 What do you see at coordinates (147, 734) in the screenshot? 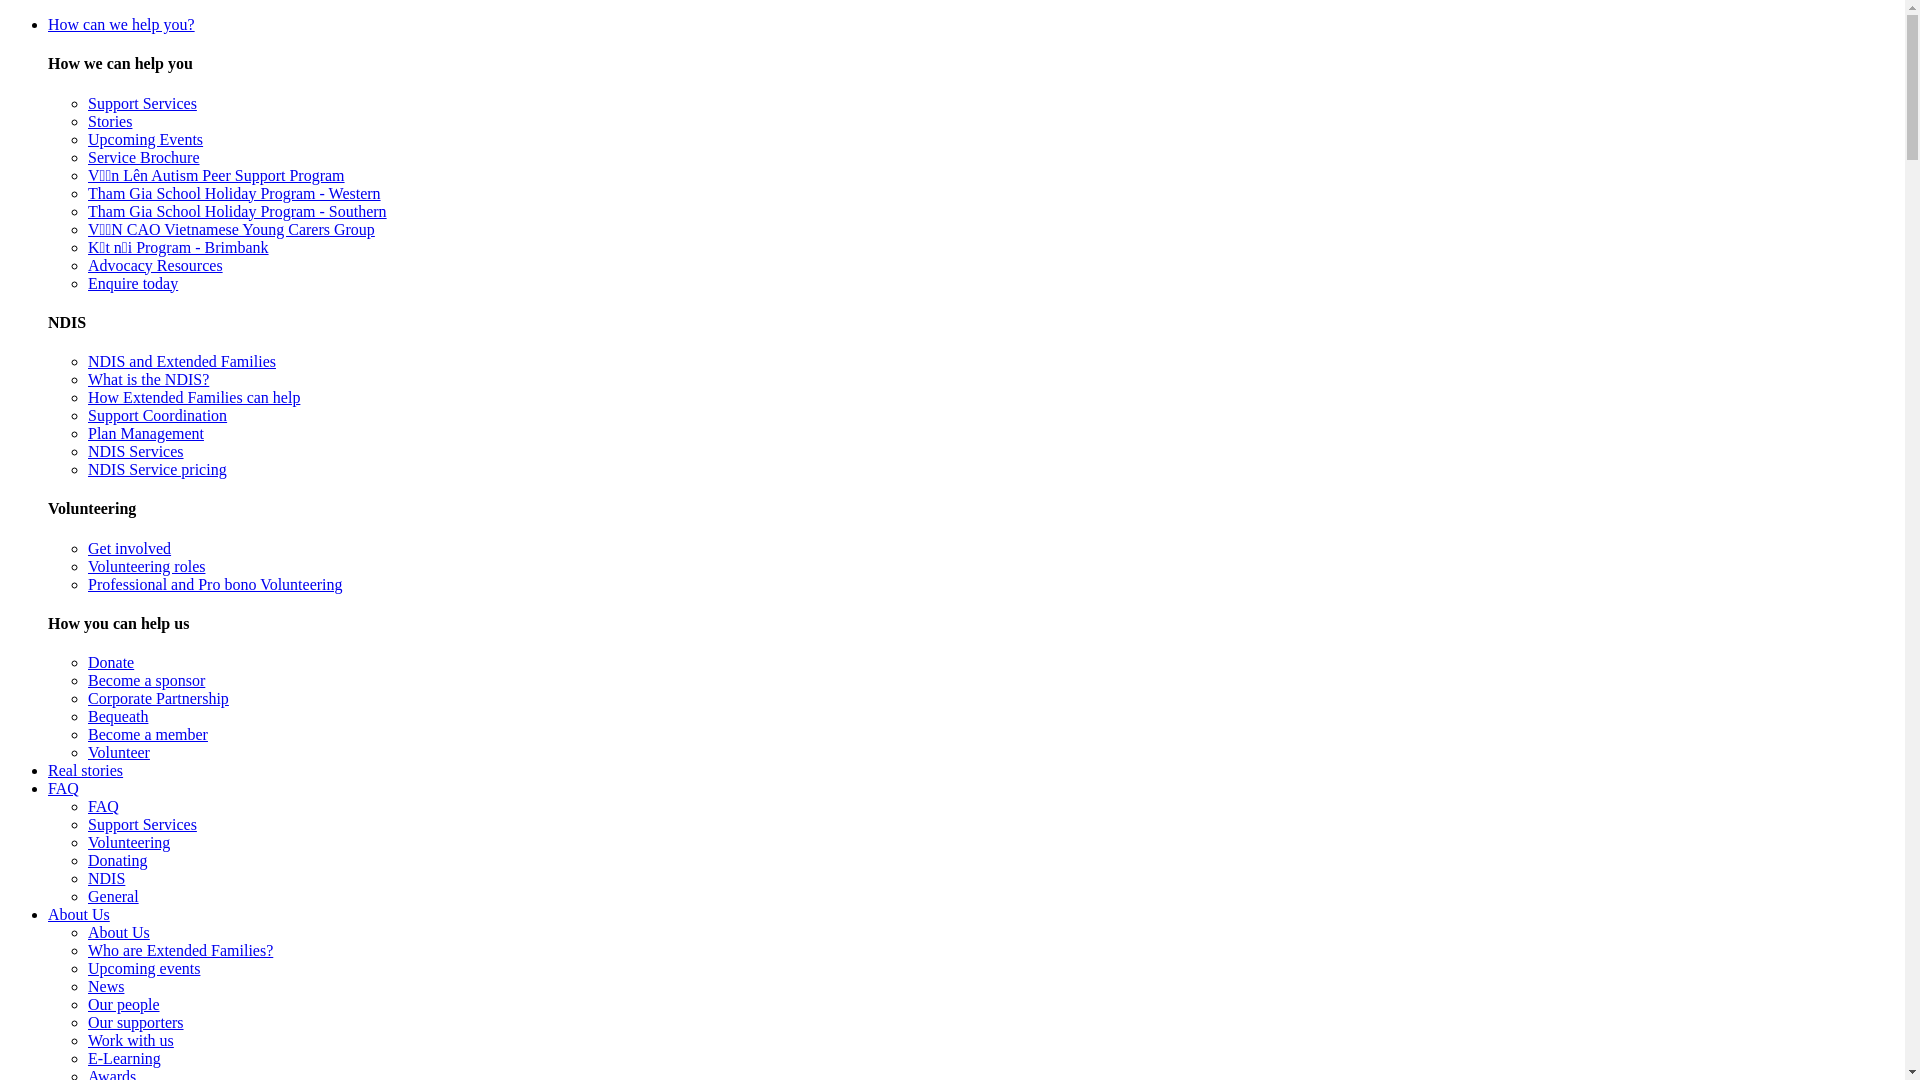
I see `'Become a member'` at bounding box center [147, 734].